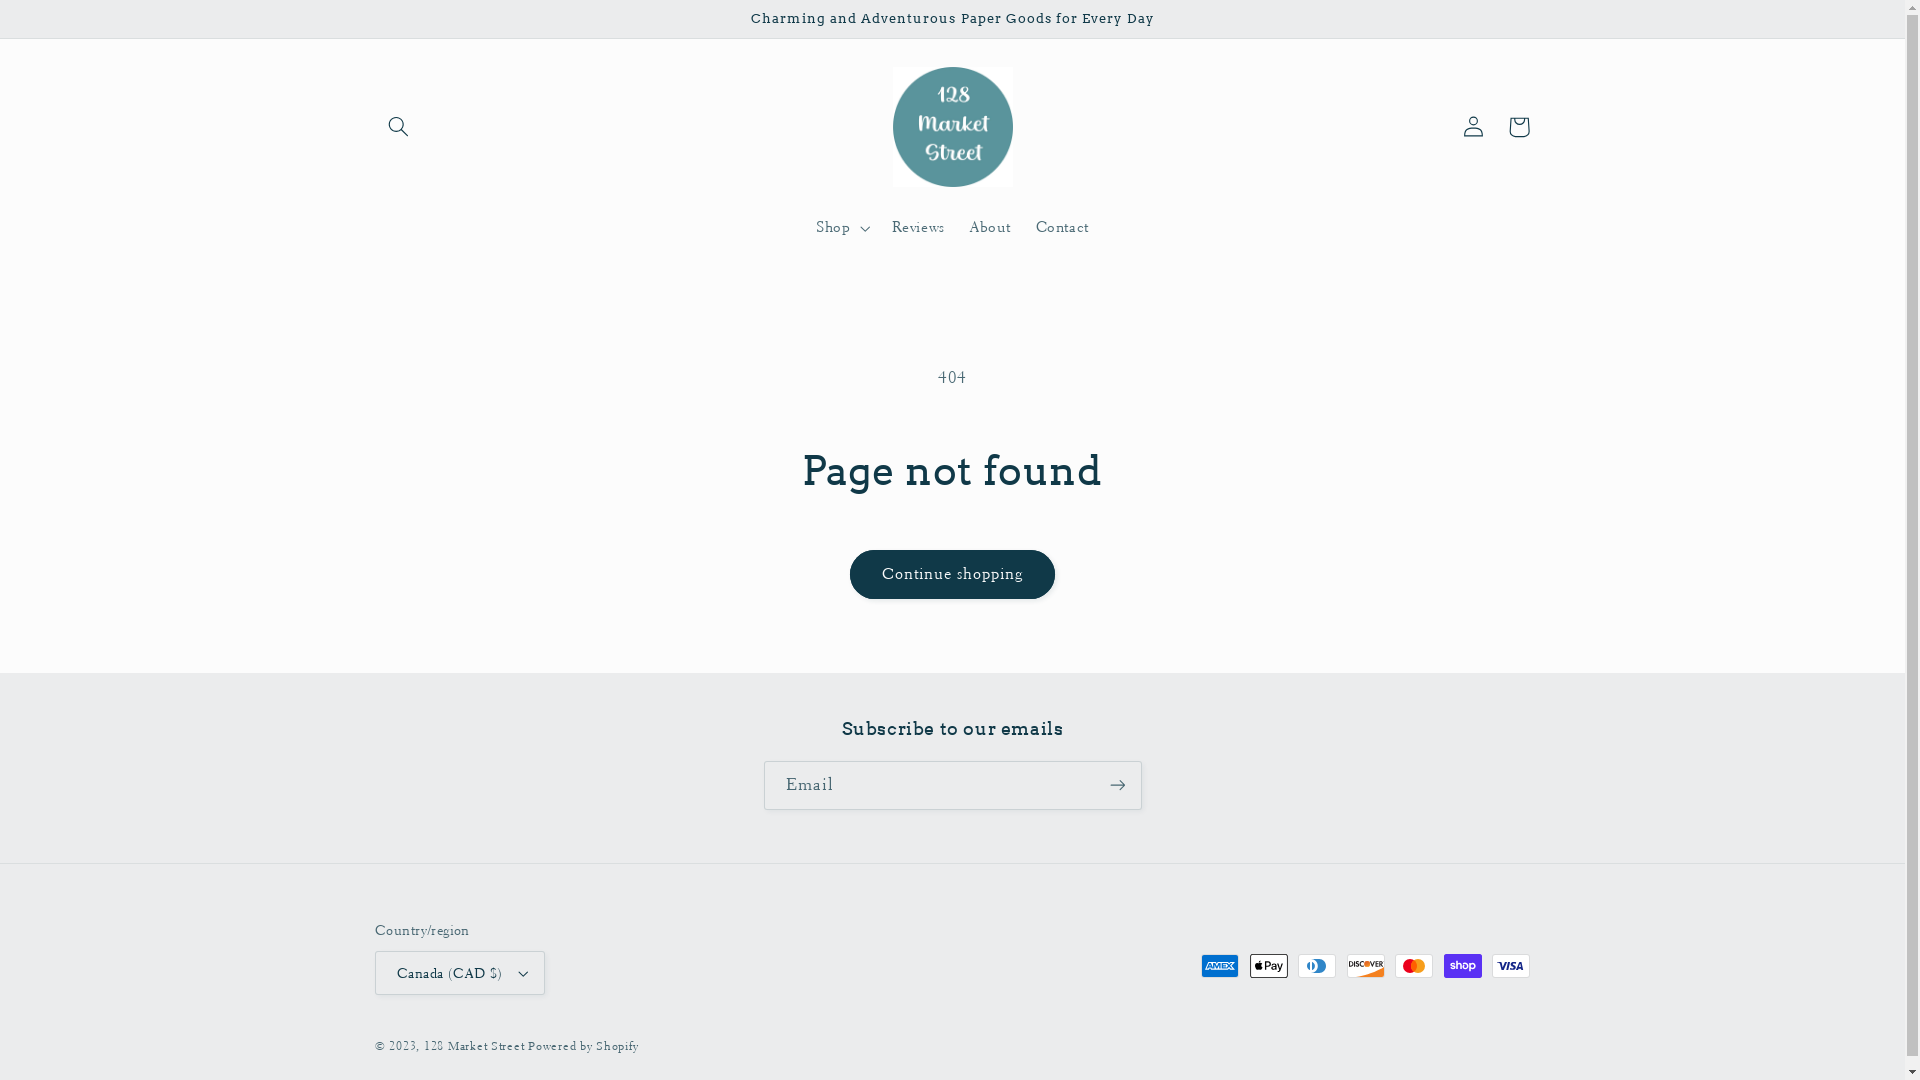 Image resolution: width=1920 pixels, height=1080 pixels. What do you see at coordinates (917, 226) in the screenshot?
I see `'Reviews'` at bounding box center [917, 226].